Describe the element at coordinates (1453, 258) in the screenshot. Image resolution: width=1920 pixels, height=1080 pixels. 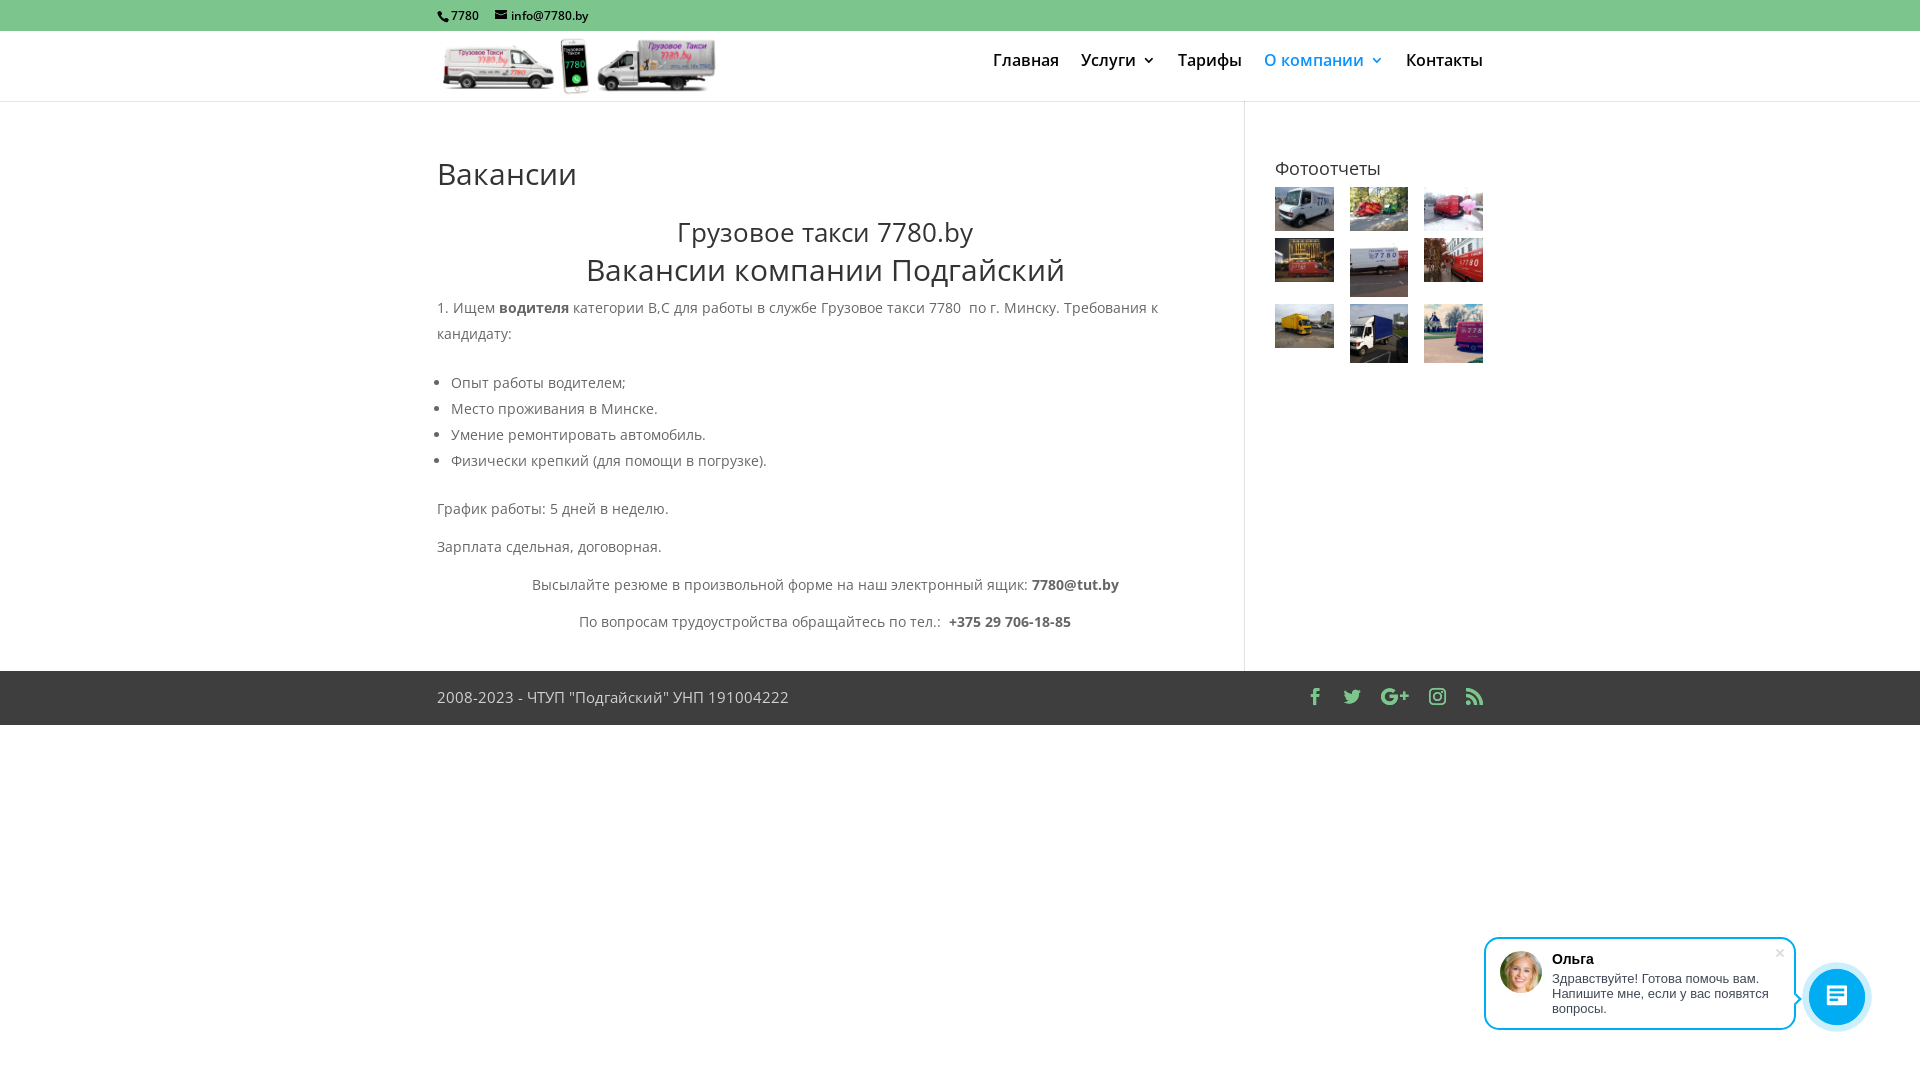
I see `'IMG_20171030_160746'` at that location.